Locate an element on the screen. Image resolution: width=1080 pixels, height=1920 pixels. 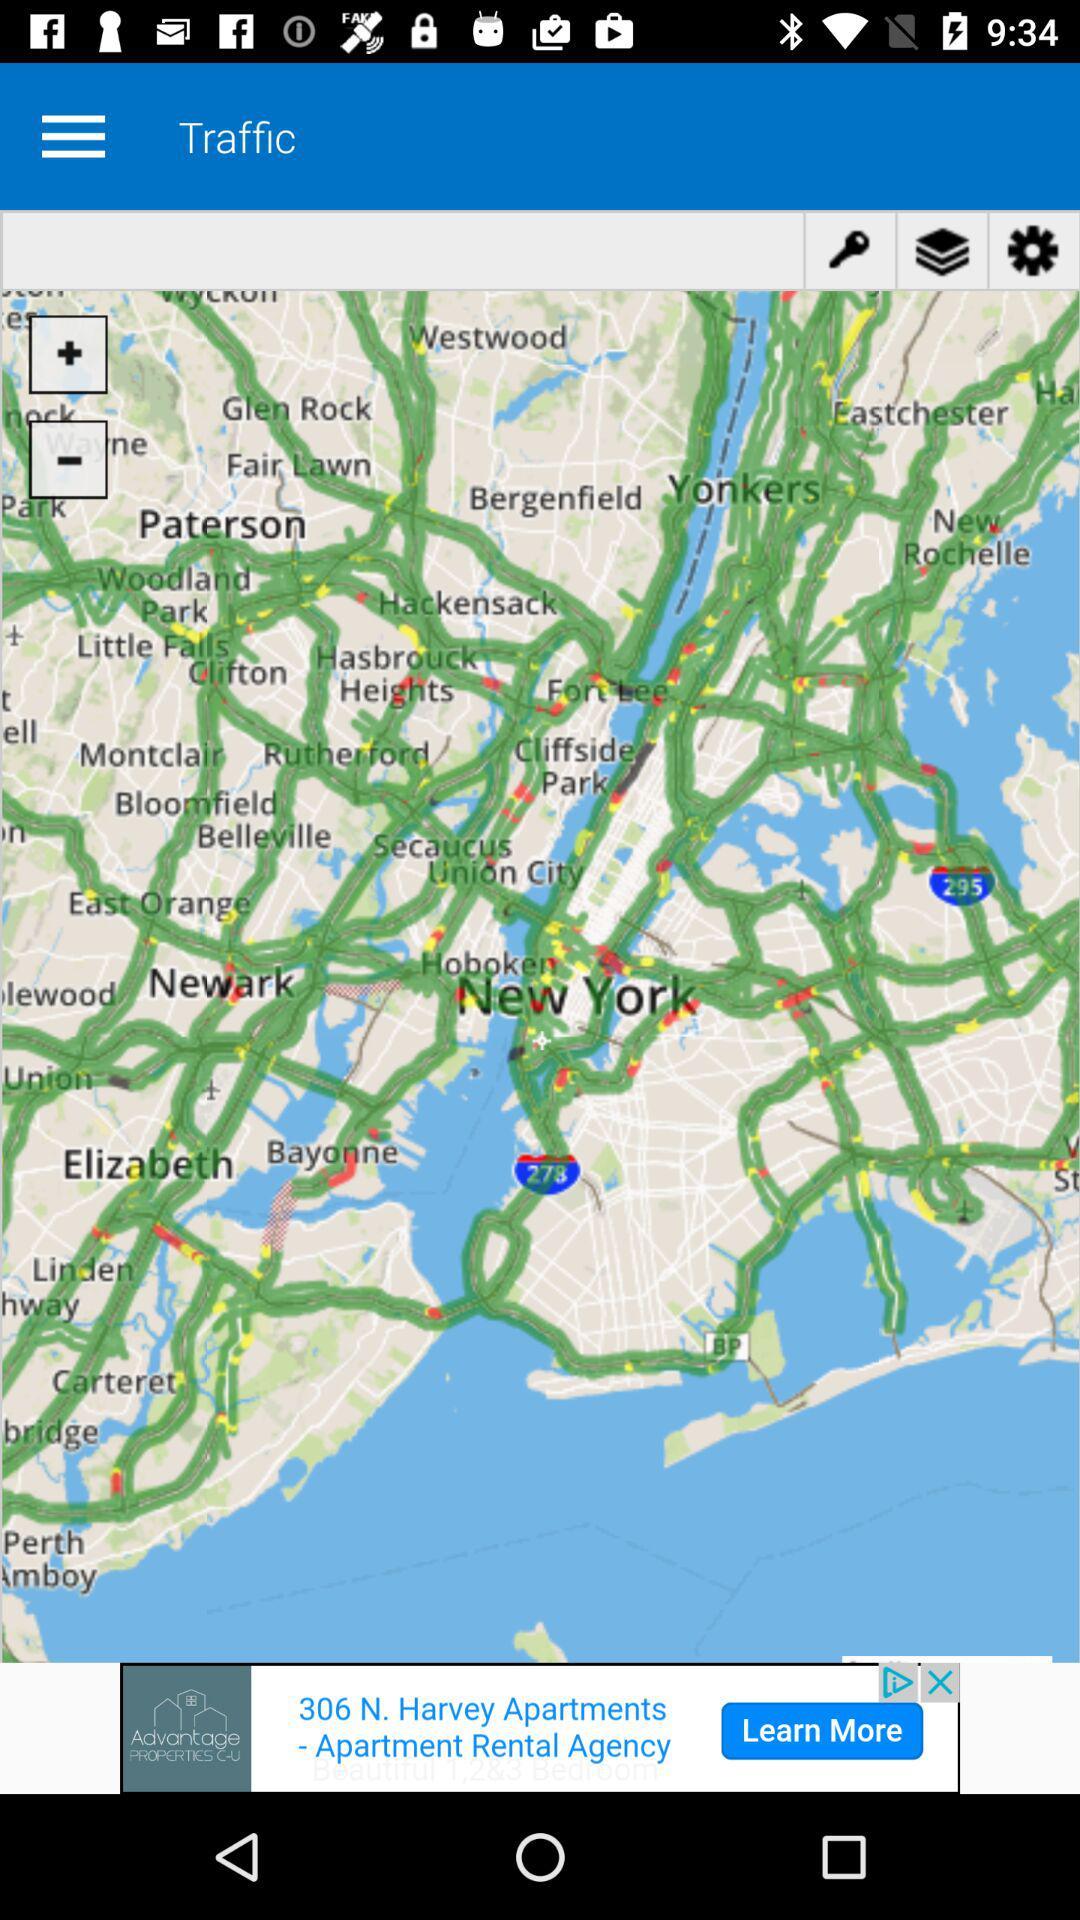
menu is located at coordinates (72, 135).